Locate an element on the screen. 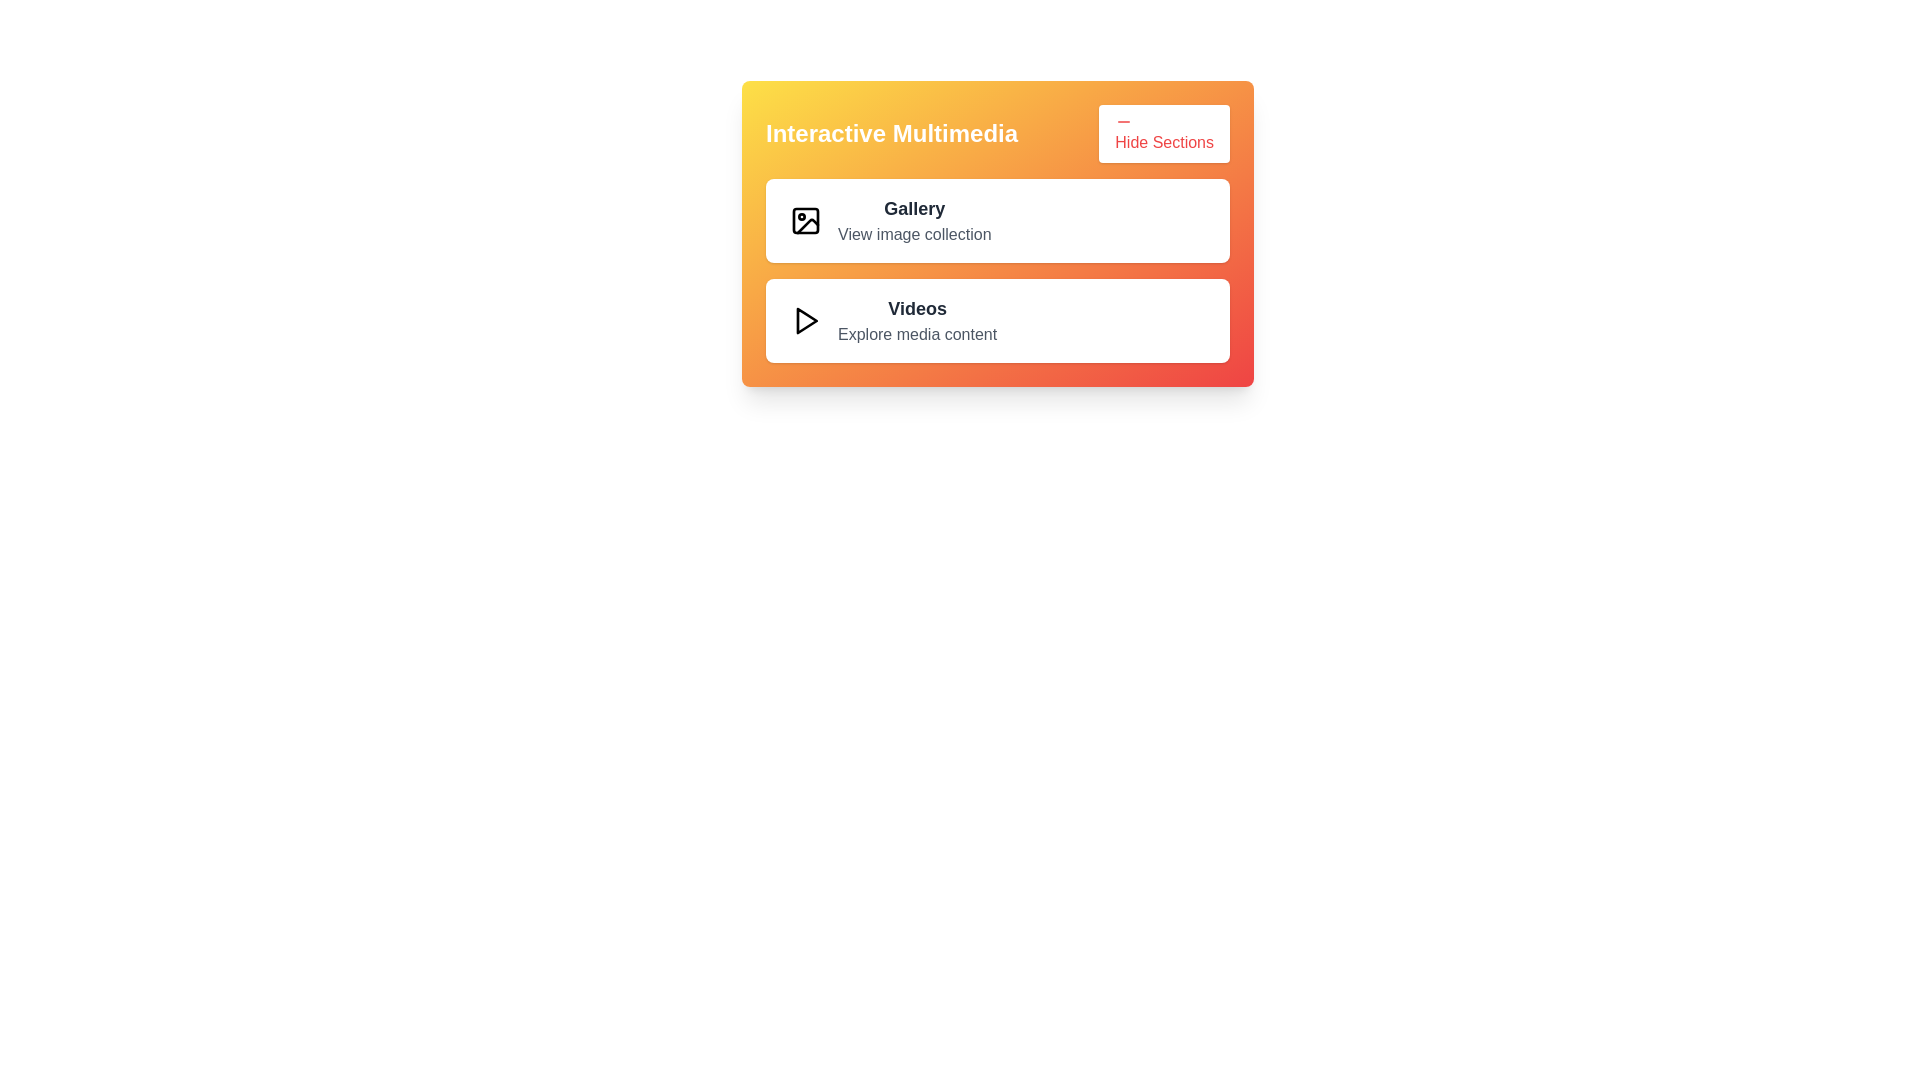 Image resolution: width=1920 pixels, height=1080 pixels. the Text element located in the lower section of the card-like component, immediately below the 'Gallery' section is located at coordinates (916, 319).